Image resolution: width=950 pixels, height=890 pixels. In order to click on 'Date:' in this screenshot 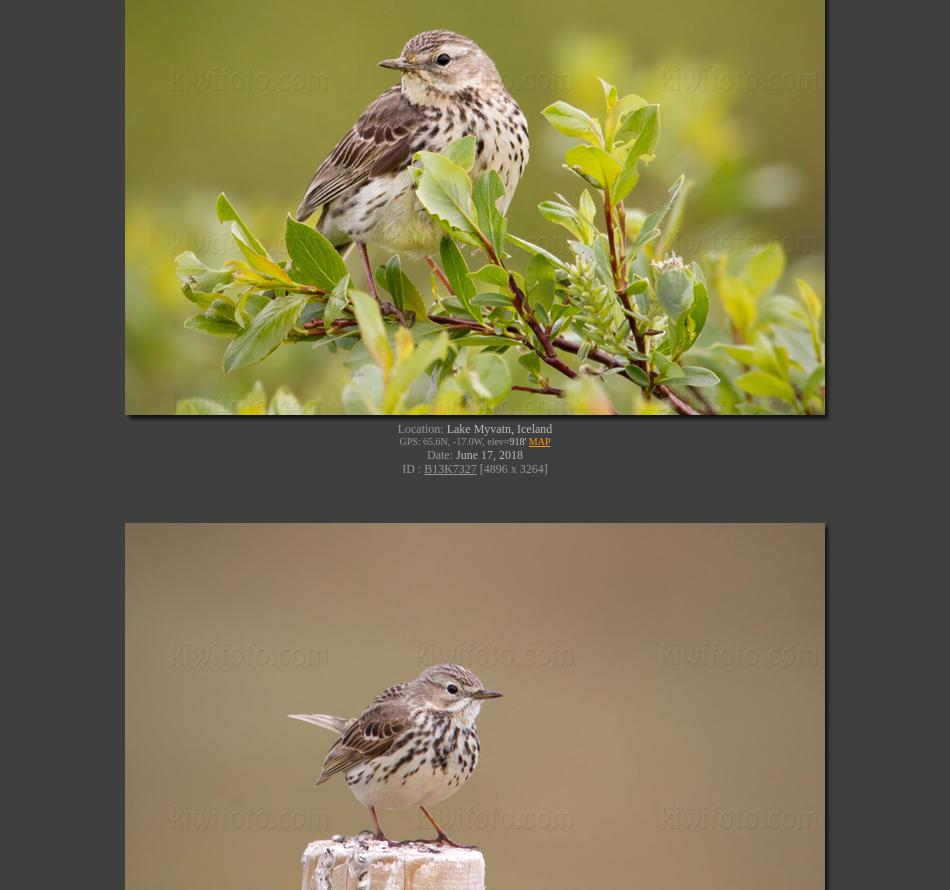, I will do `click(440, 454)`.